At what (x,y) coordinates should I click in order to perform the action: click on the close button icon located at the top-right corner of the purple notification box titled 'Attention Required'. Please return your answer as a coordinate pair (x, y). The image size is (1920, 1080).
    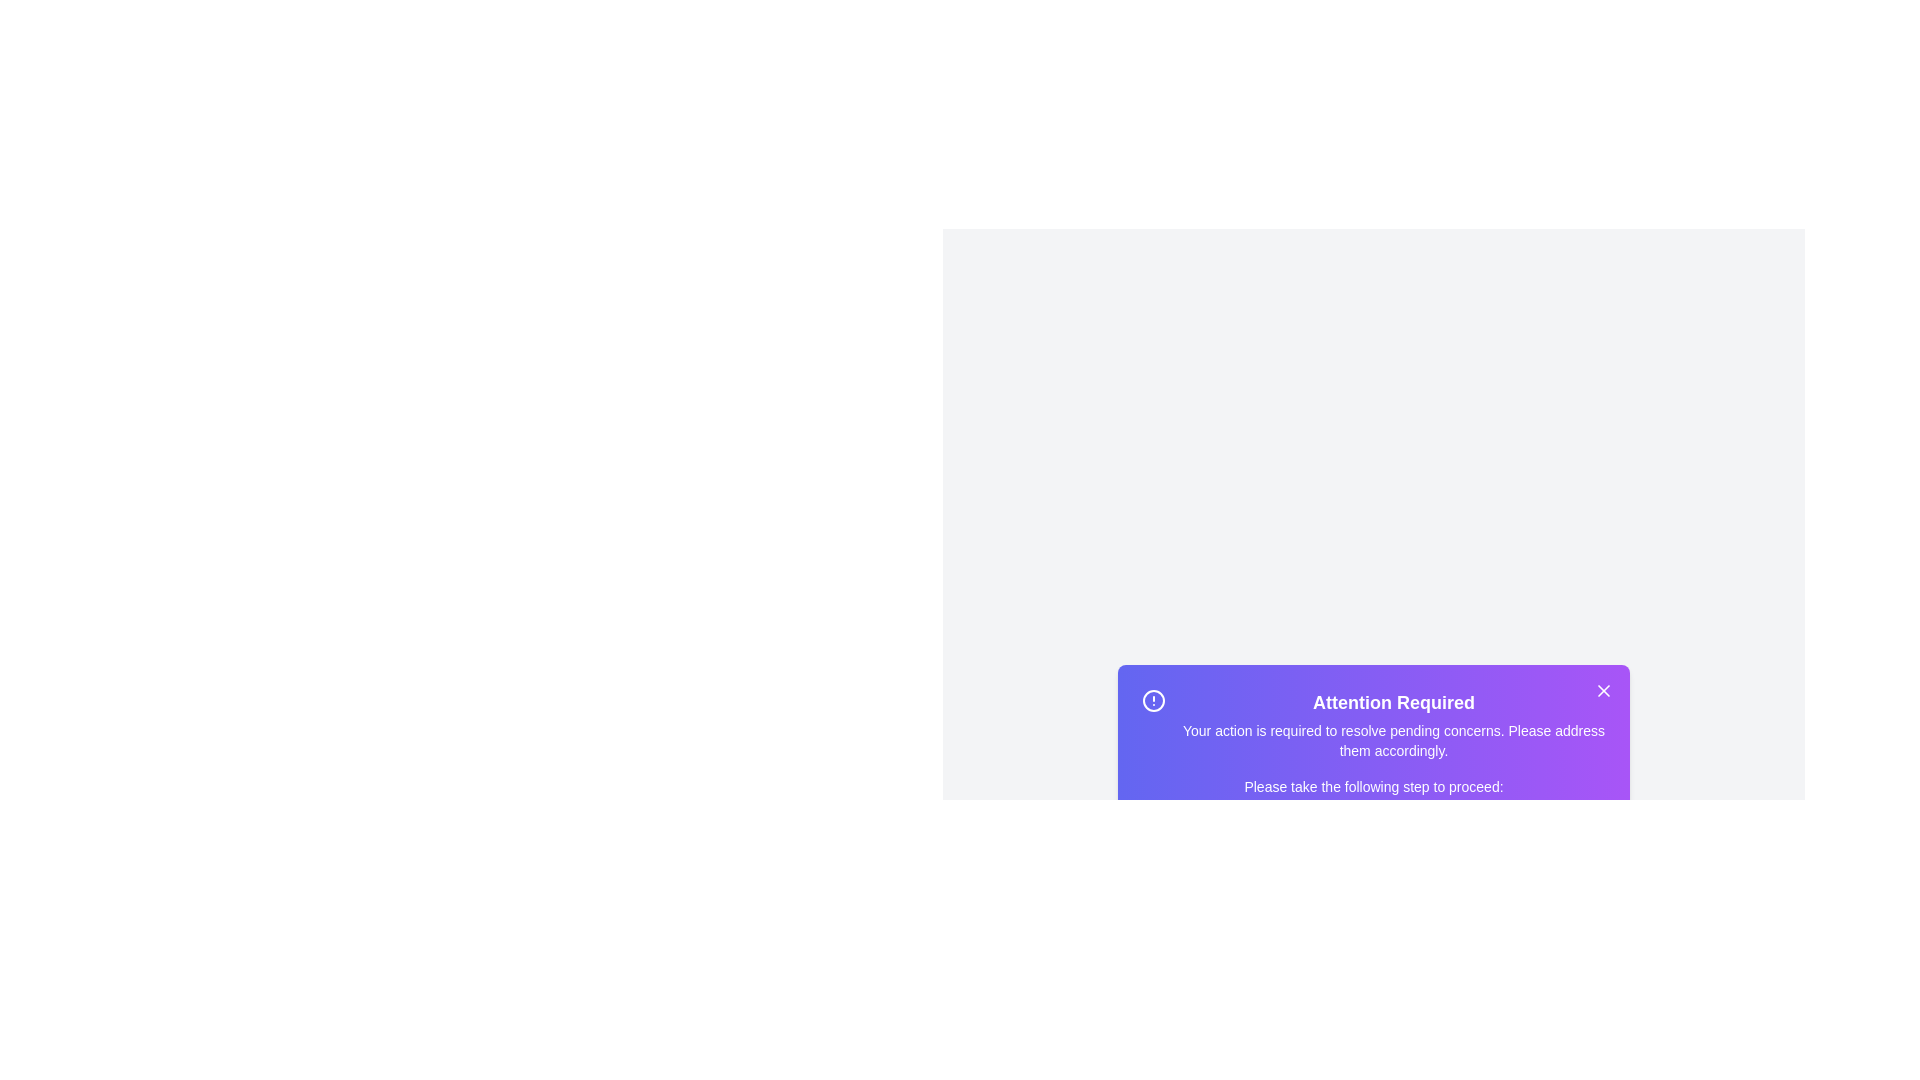
    Looking at the image, I should click on (1603, 689).